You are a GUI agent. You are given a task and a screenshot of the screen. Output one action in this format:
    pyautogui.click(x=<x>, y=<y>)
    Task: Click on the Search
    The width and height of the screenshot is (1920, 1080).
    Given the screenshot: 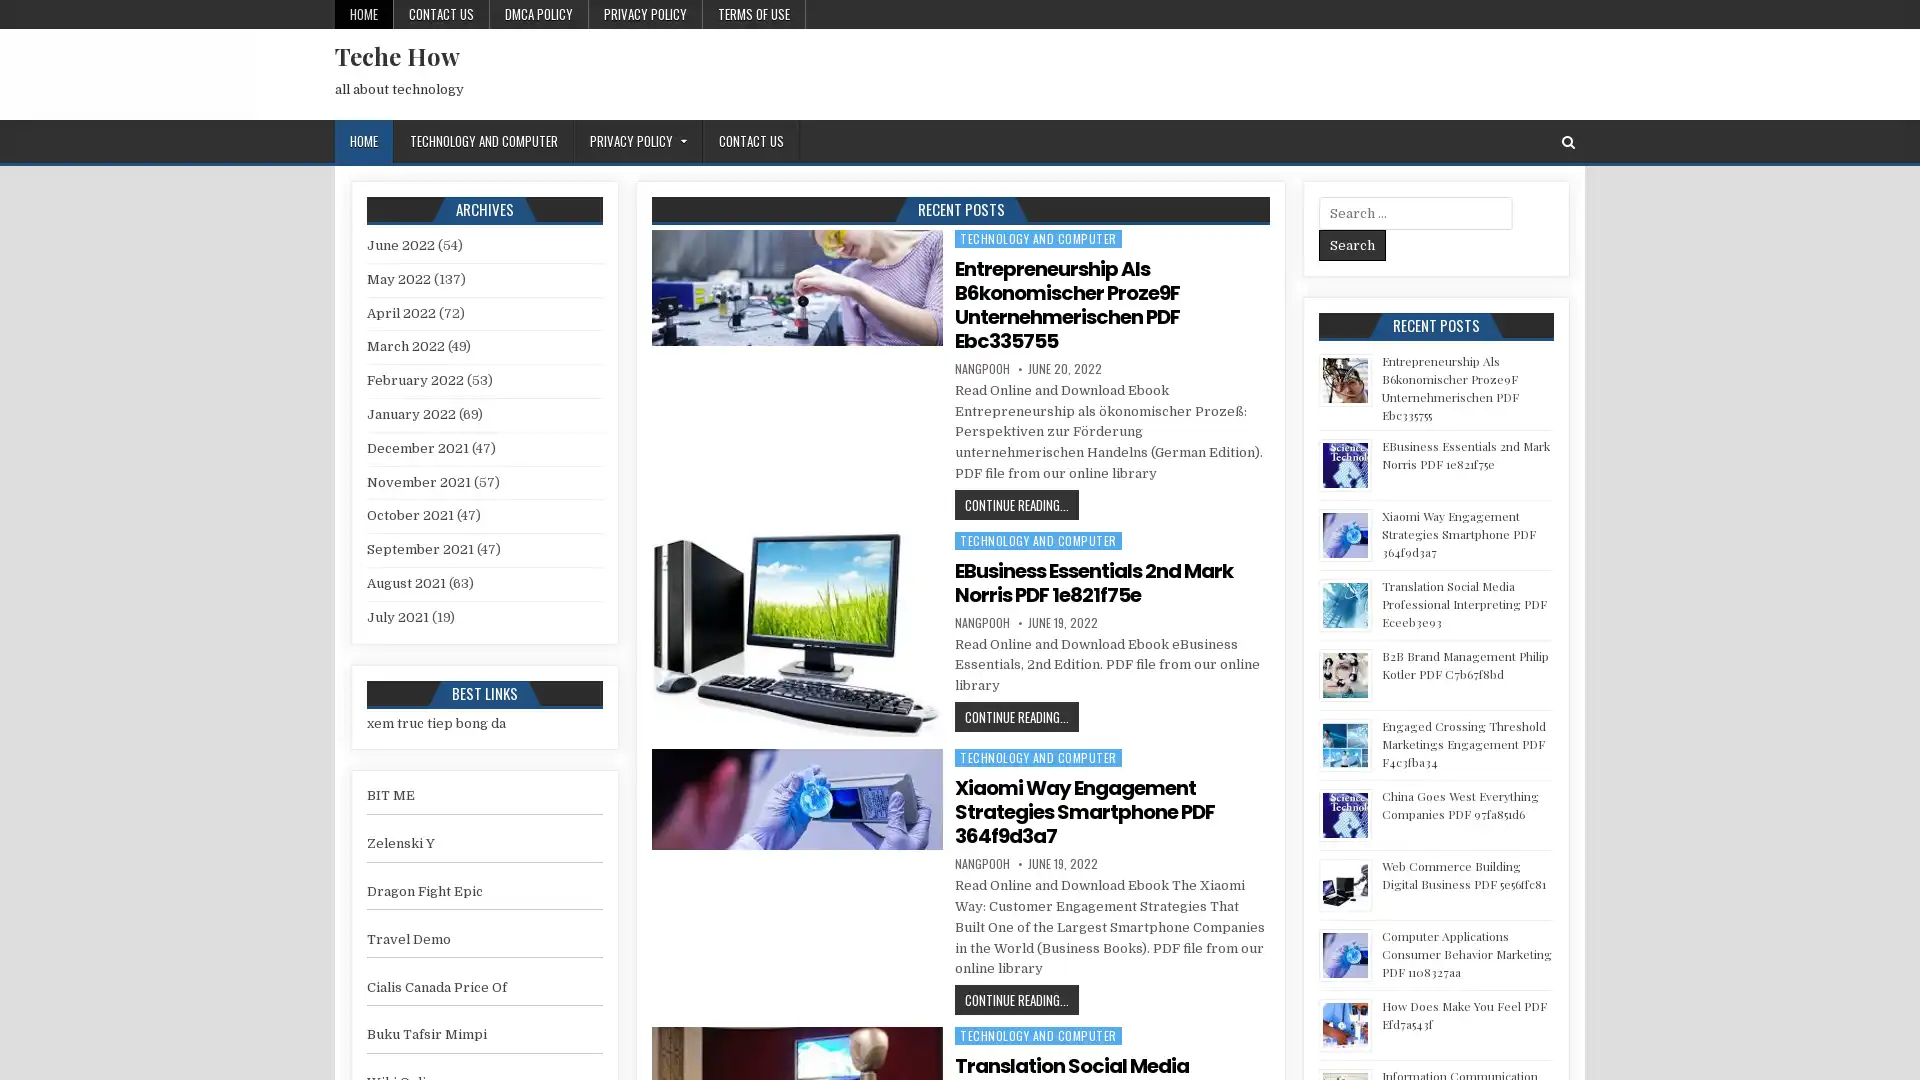 What is the action you would take?
    pyautogui.click(x=1351, y=244)
    